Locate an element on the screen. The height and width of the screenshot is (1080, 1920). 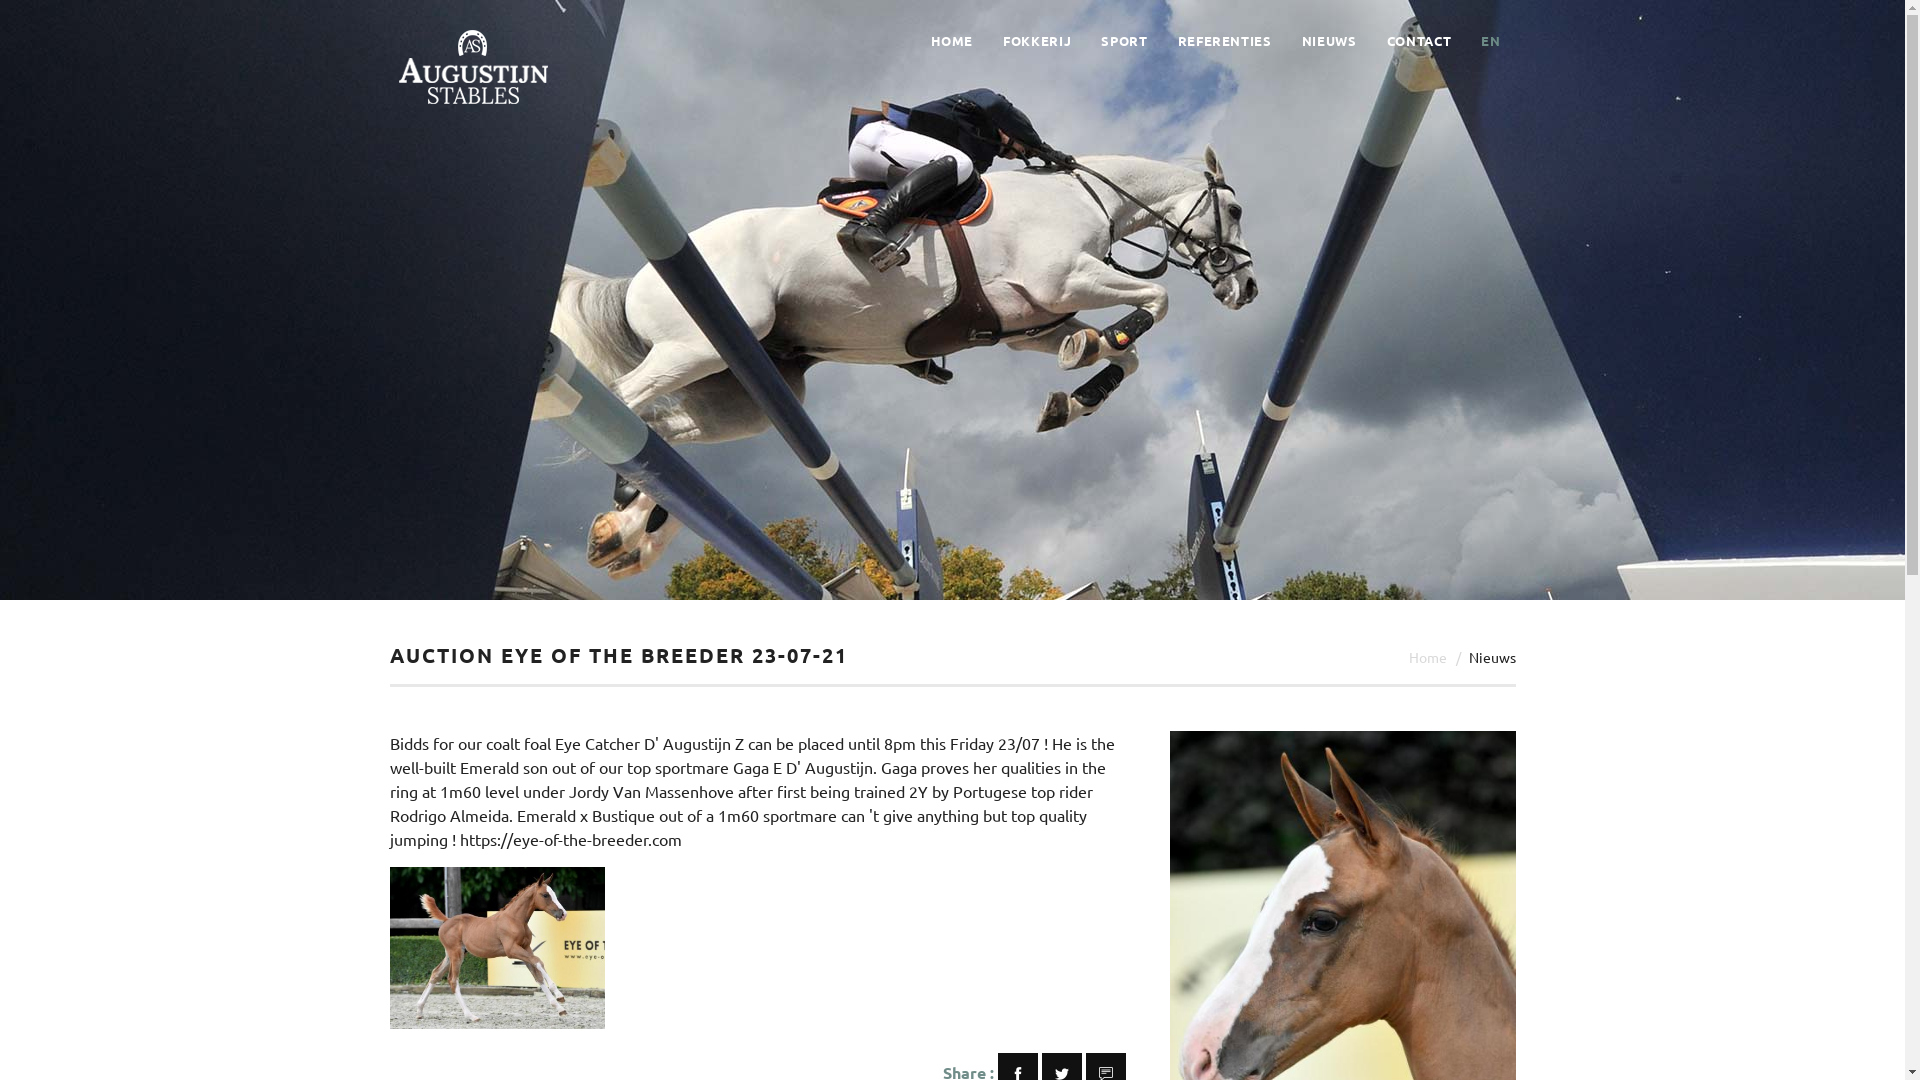
'WEBSITE BY PWEB' is located at coordinates (1104, 1047).